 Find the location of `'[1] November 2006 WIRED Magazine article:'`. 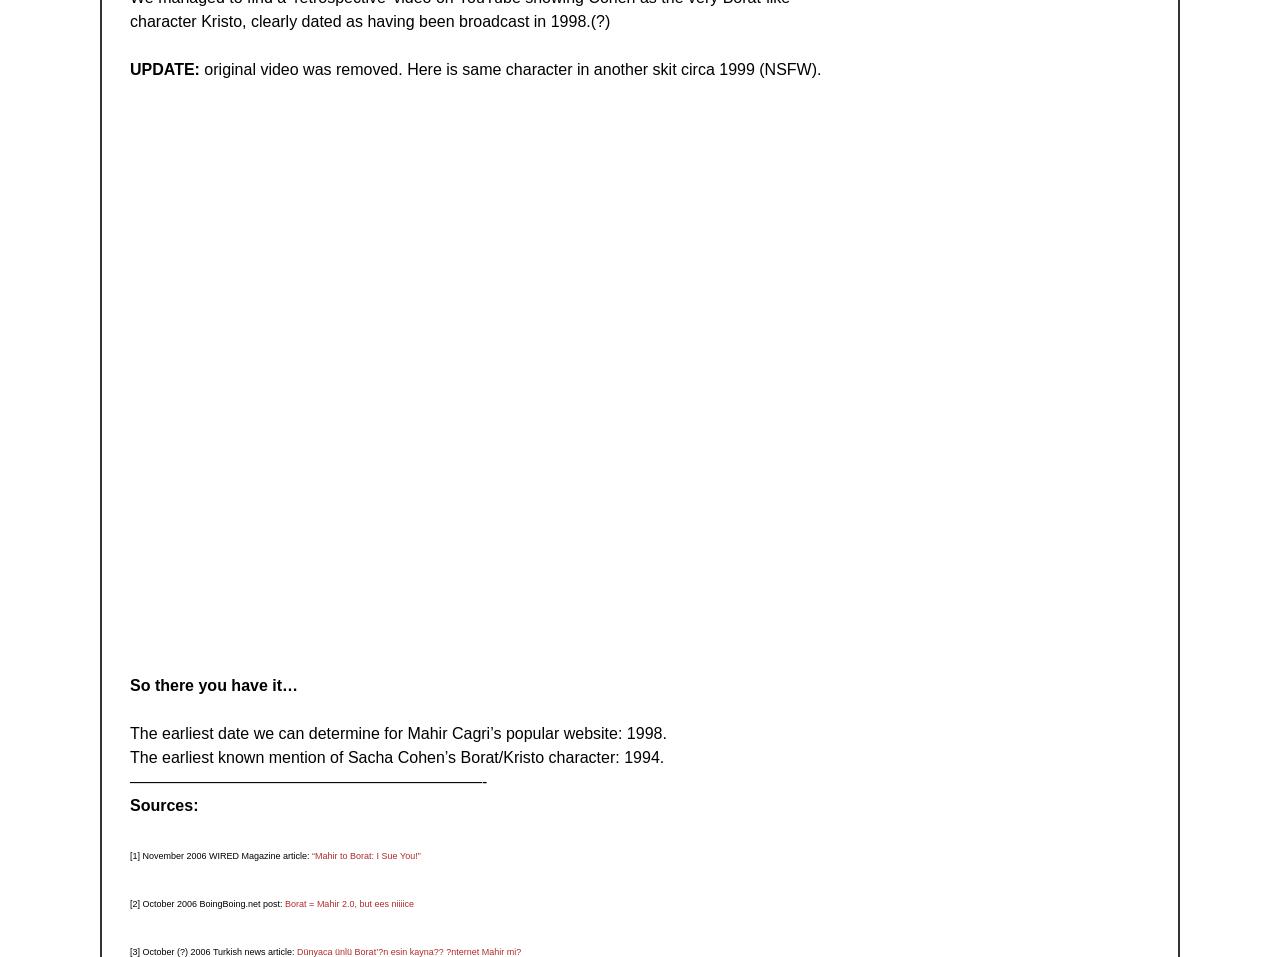

'[1] November 2006 WIRED Magazine article:' is located at coordinates (221, 853).